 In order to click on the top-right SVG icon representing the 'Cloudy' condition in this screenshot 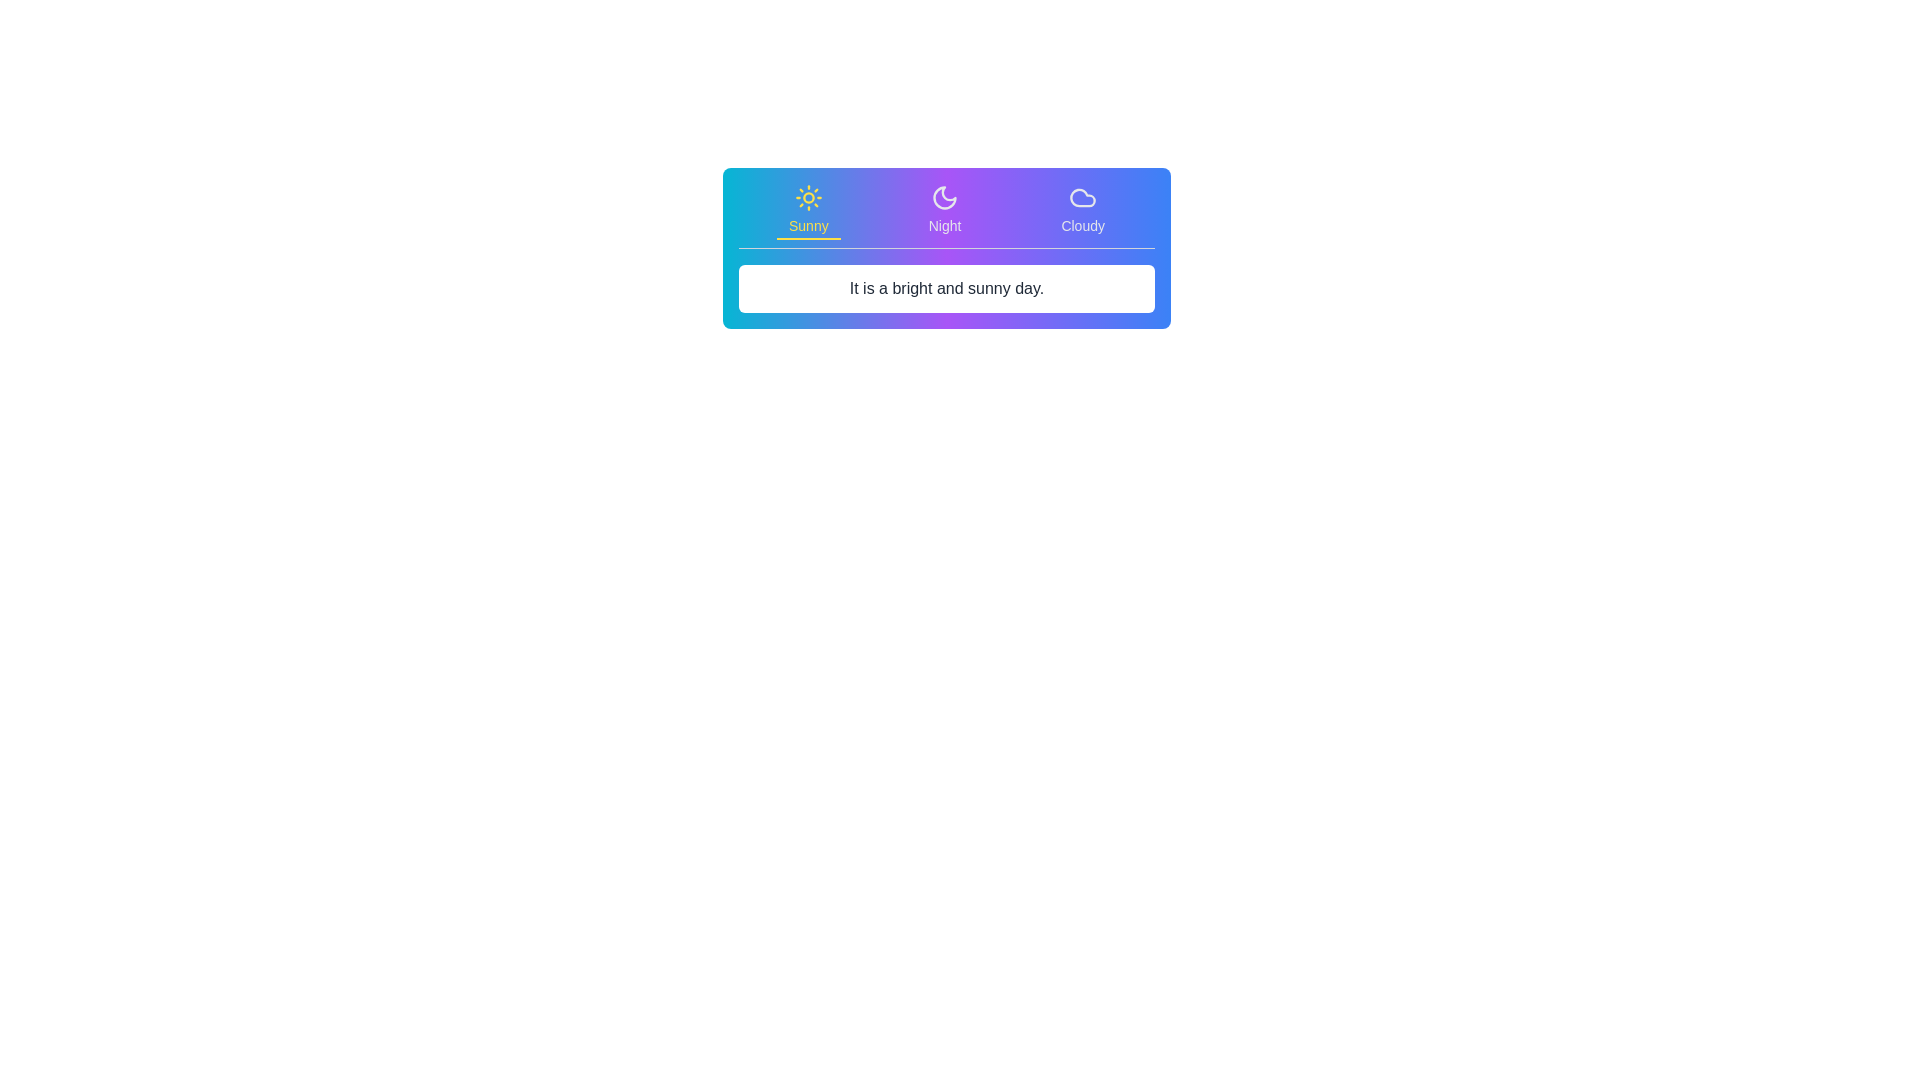, I will do `click(1082, 197)`.